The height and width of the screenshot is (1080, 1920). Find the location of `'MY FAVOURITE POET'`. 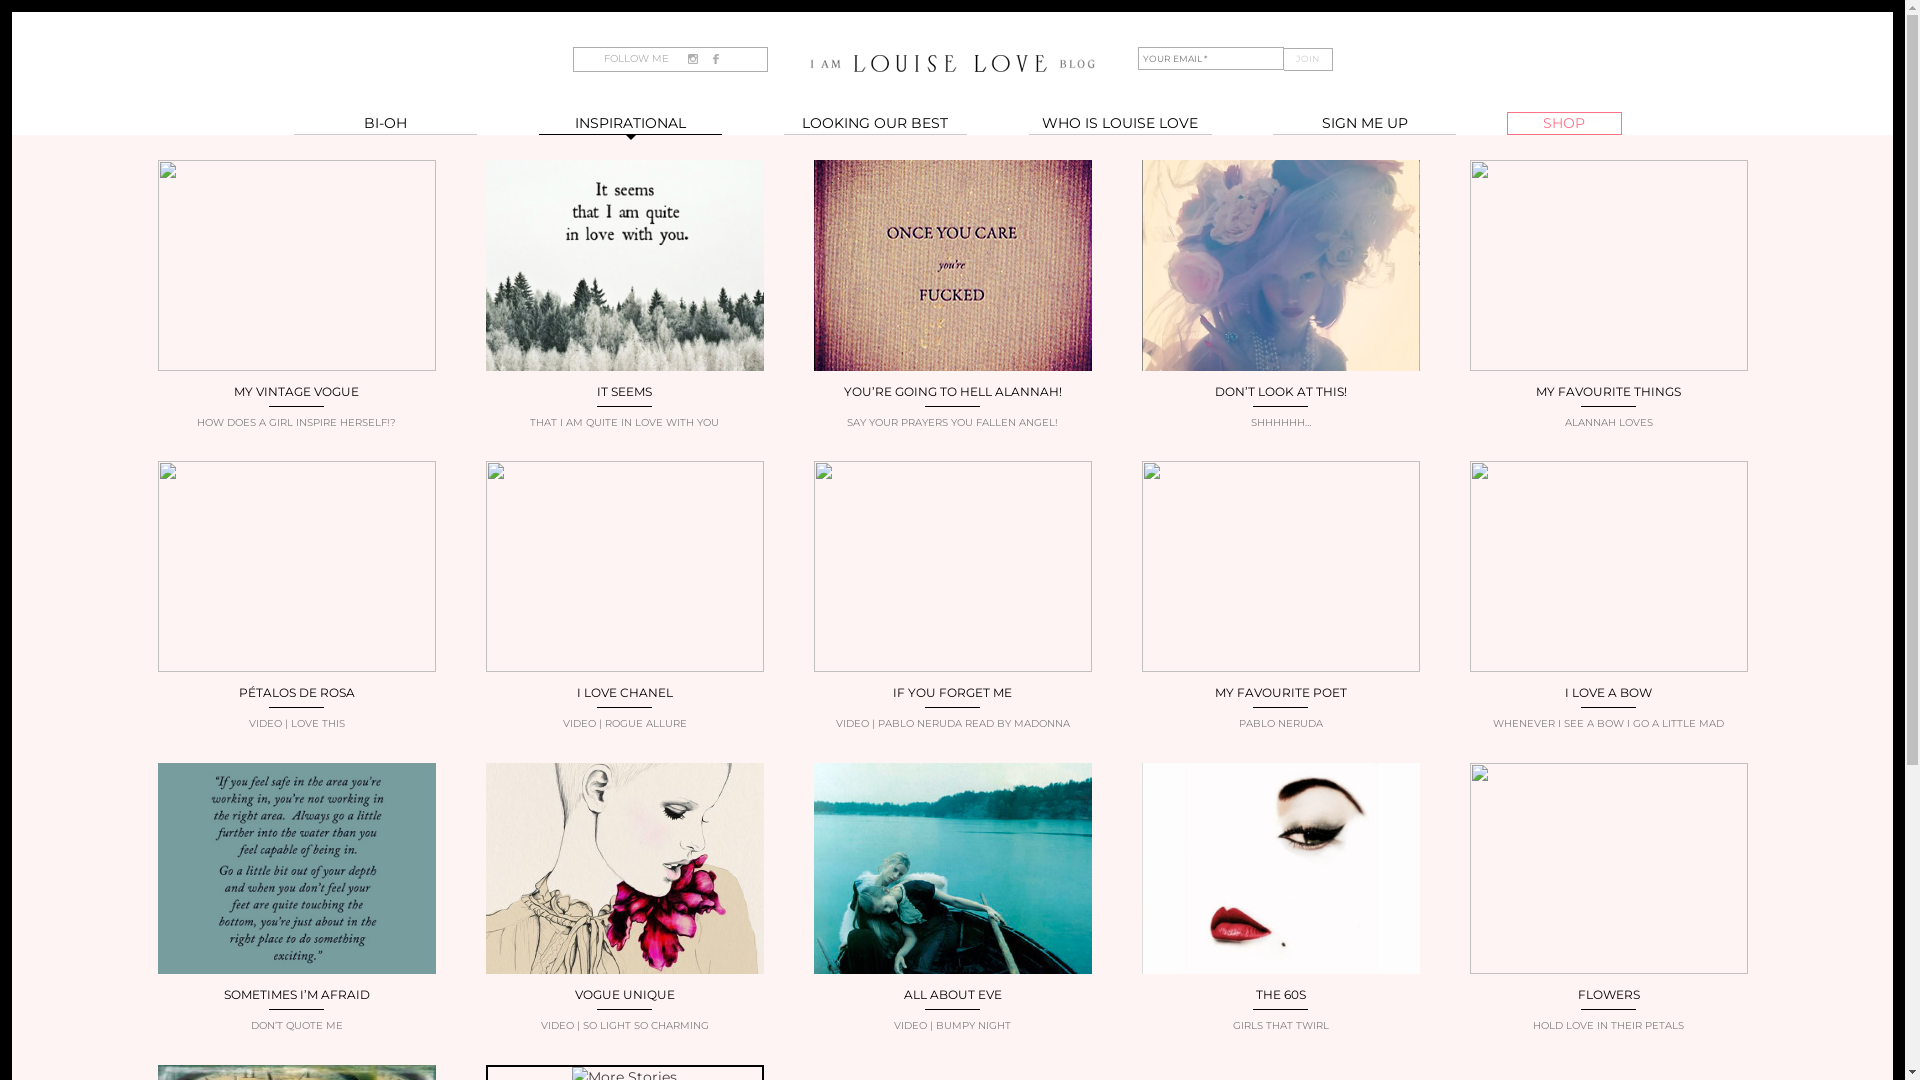

'MY FAVOURITE POET' is located at coordinates (1280, 691).